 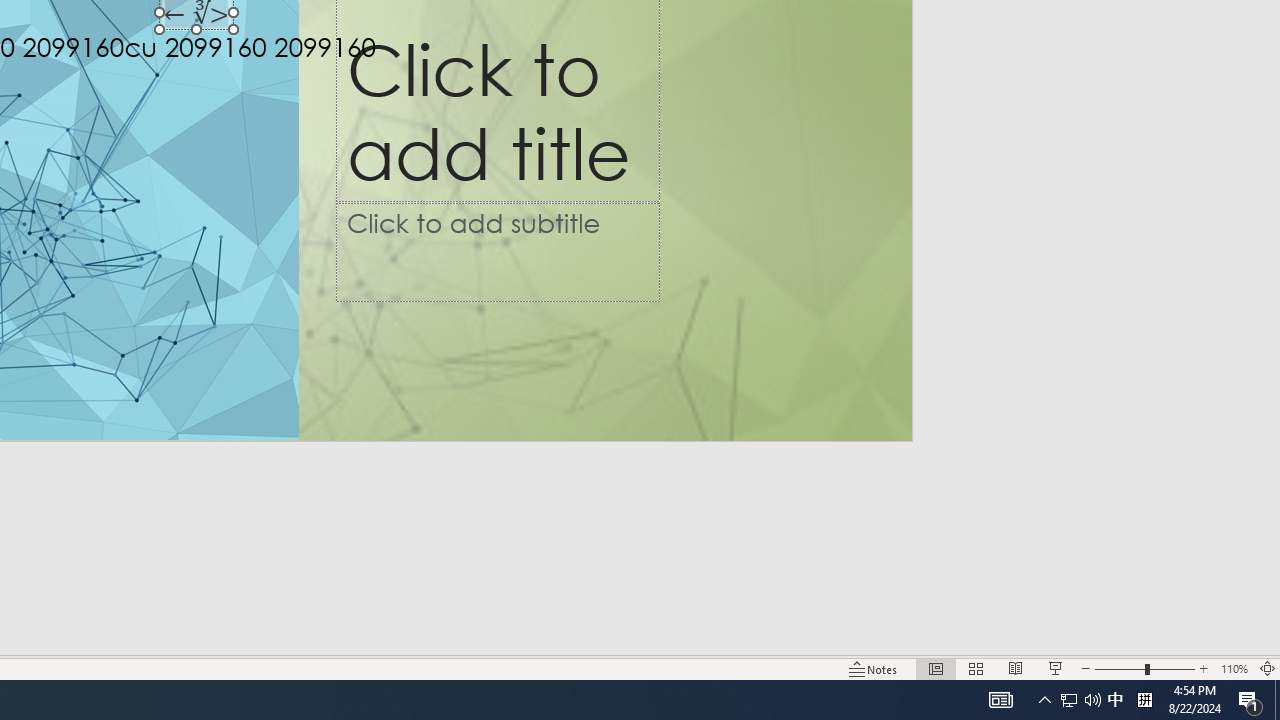 I want to click on 'Zoom 110%', so click(x=1233, y=669).